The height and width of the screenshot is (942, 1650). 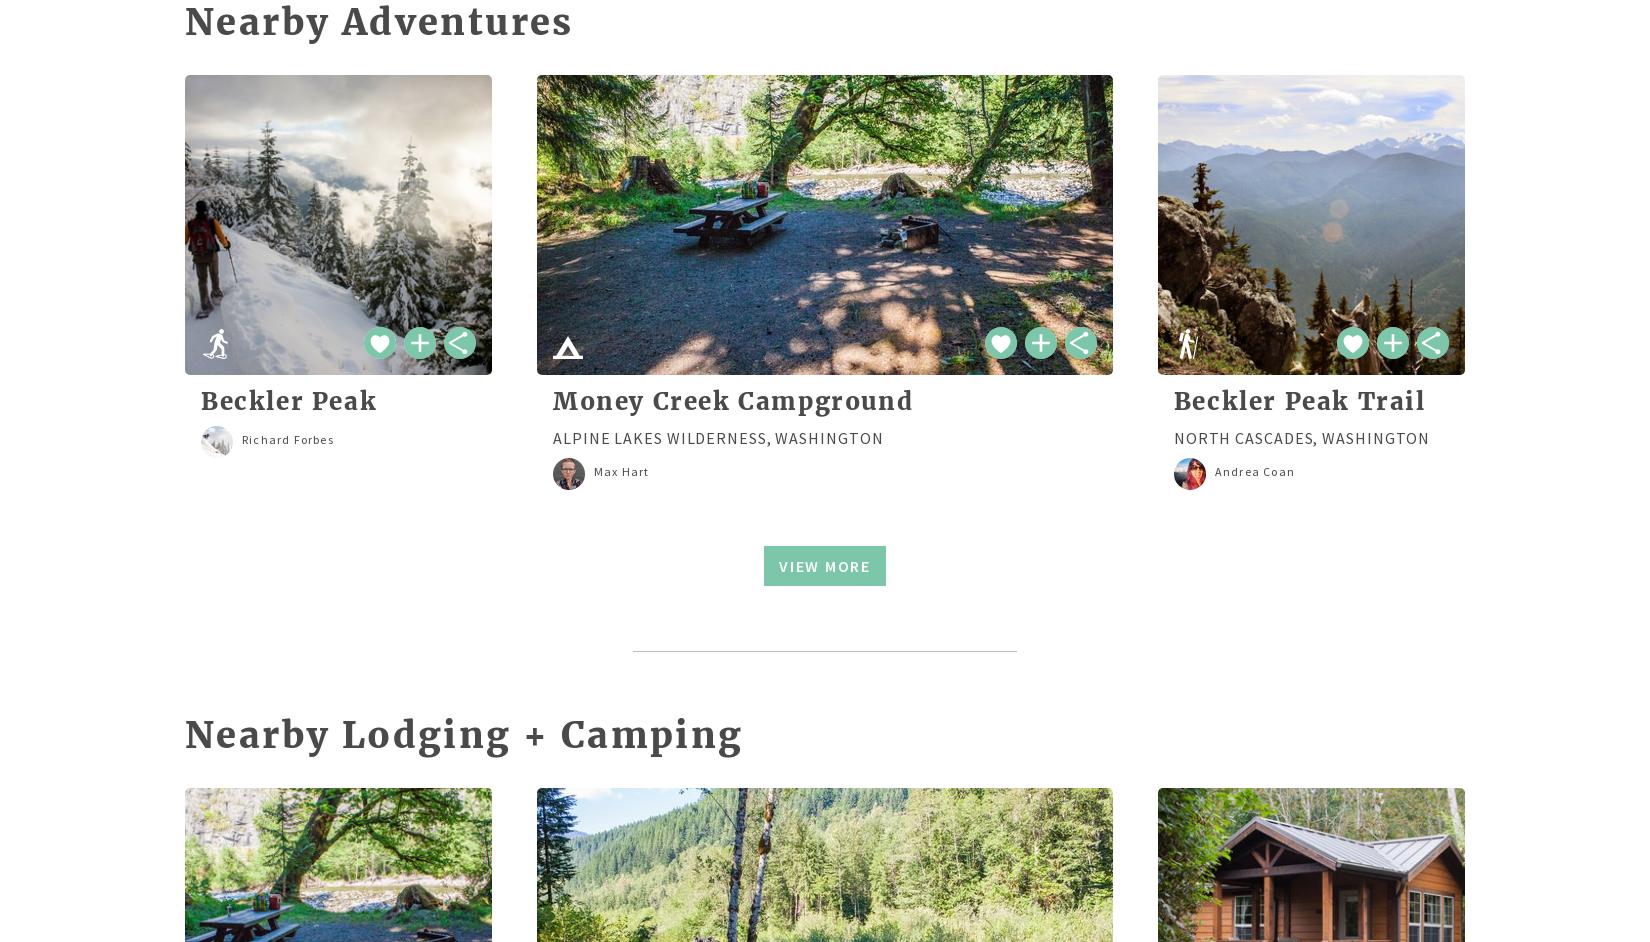 I want to click on 'View More', so click(x=823, y=564).